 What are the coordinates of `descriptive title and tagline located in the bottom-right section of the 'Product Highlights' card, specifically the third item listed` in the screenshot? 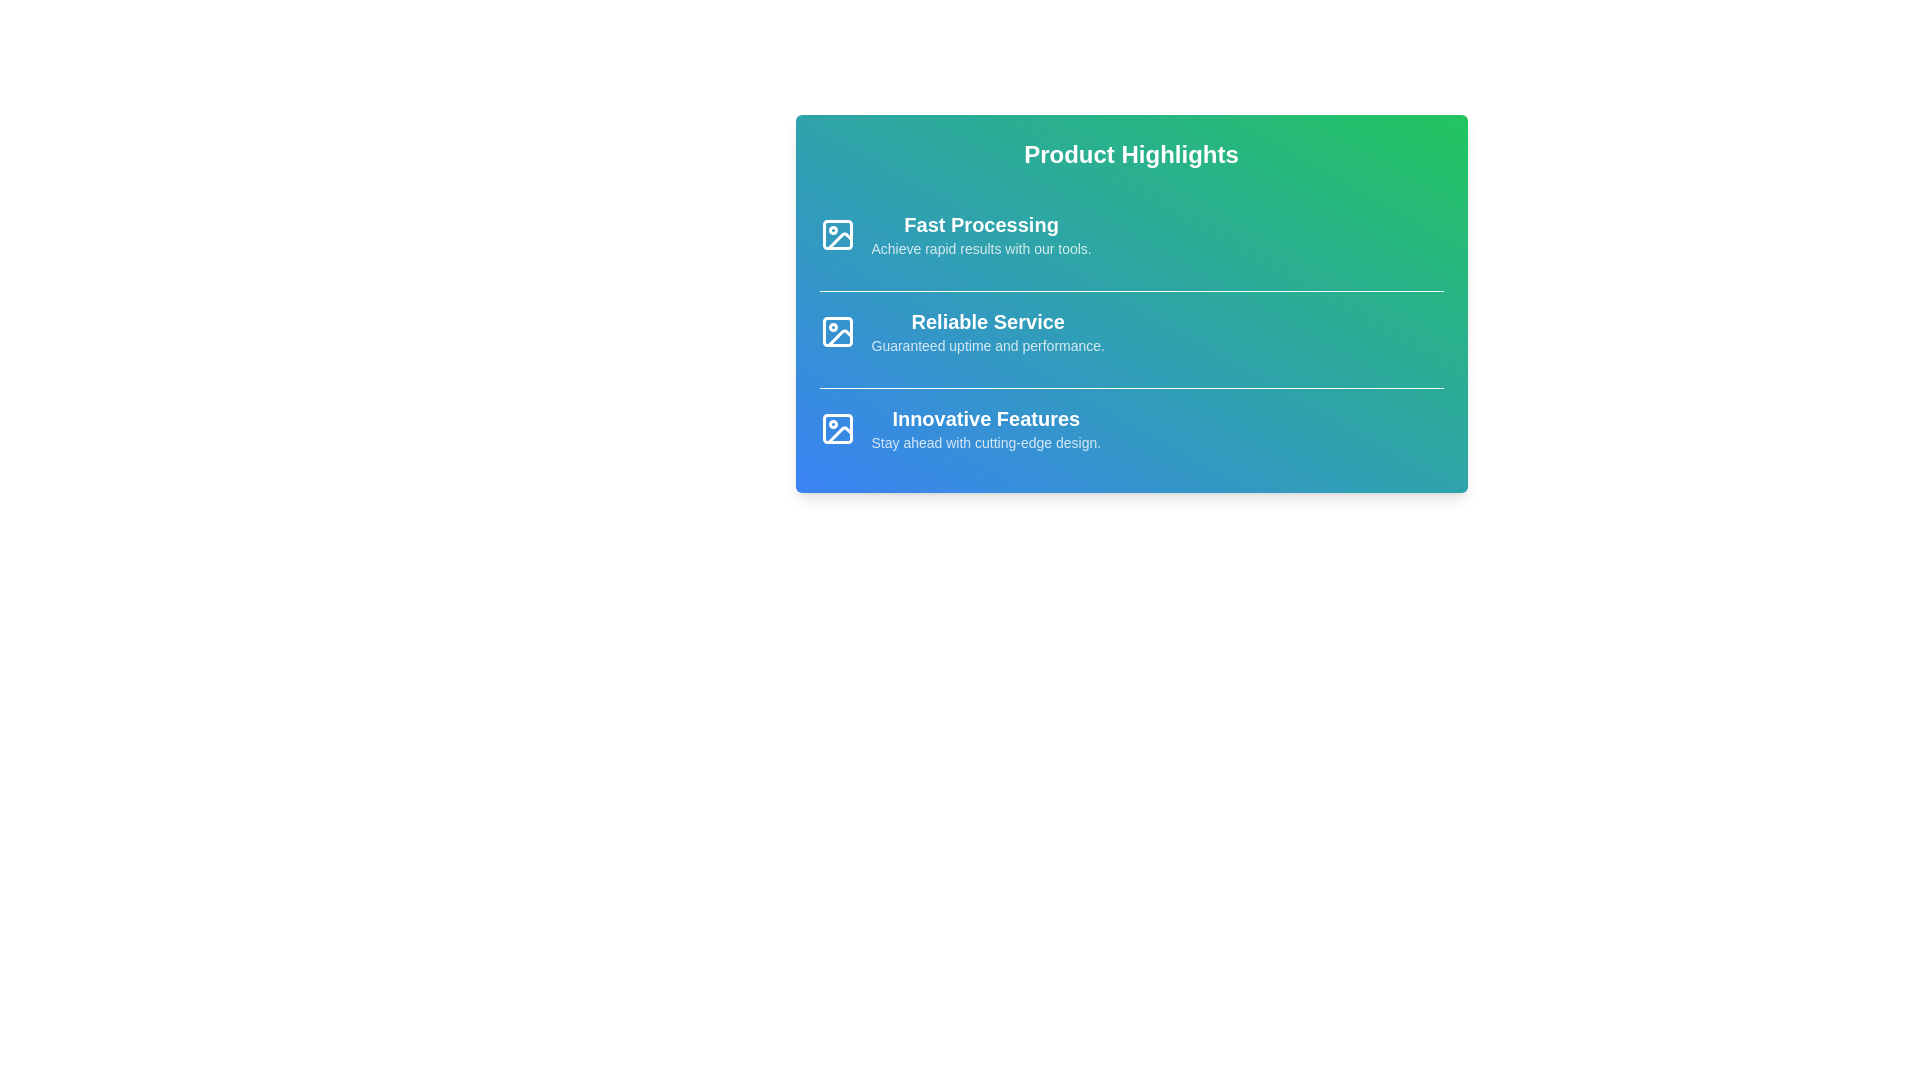 It's located at (986, 427).